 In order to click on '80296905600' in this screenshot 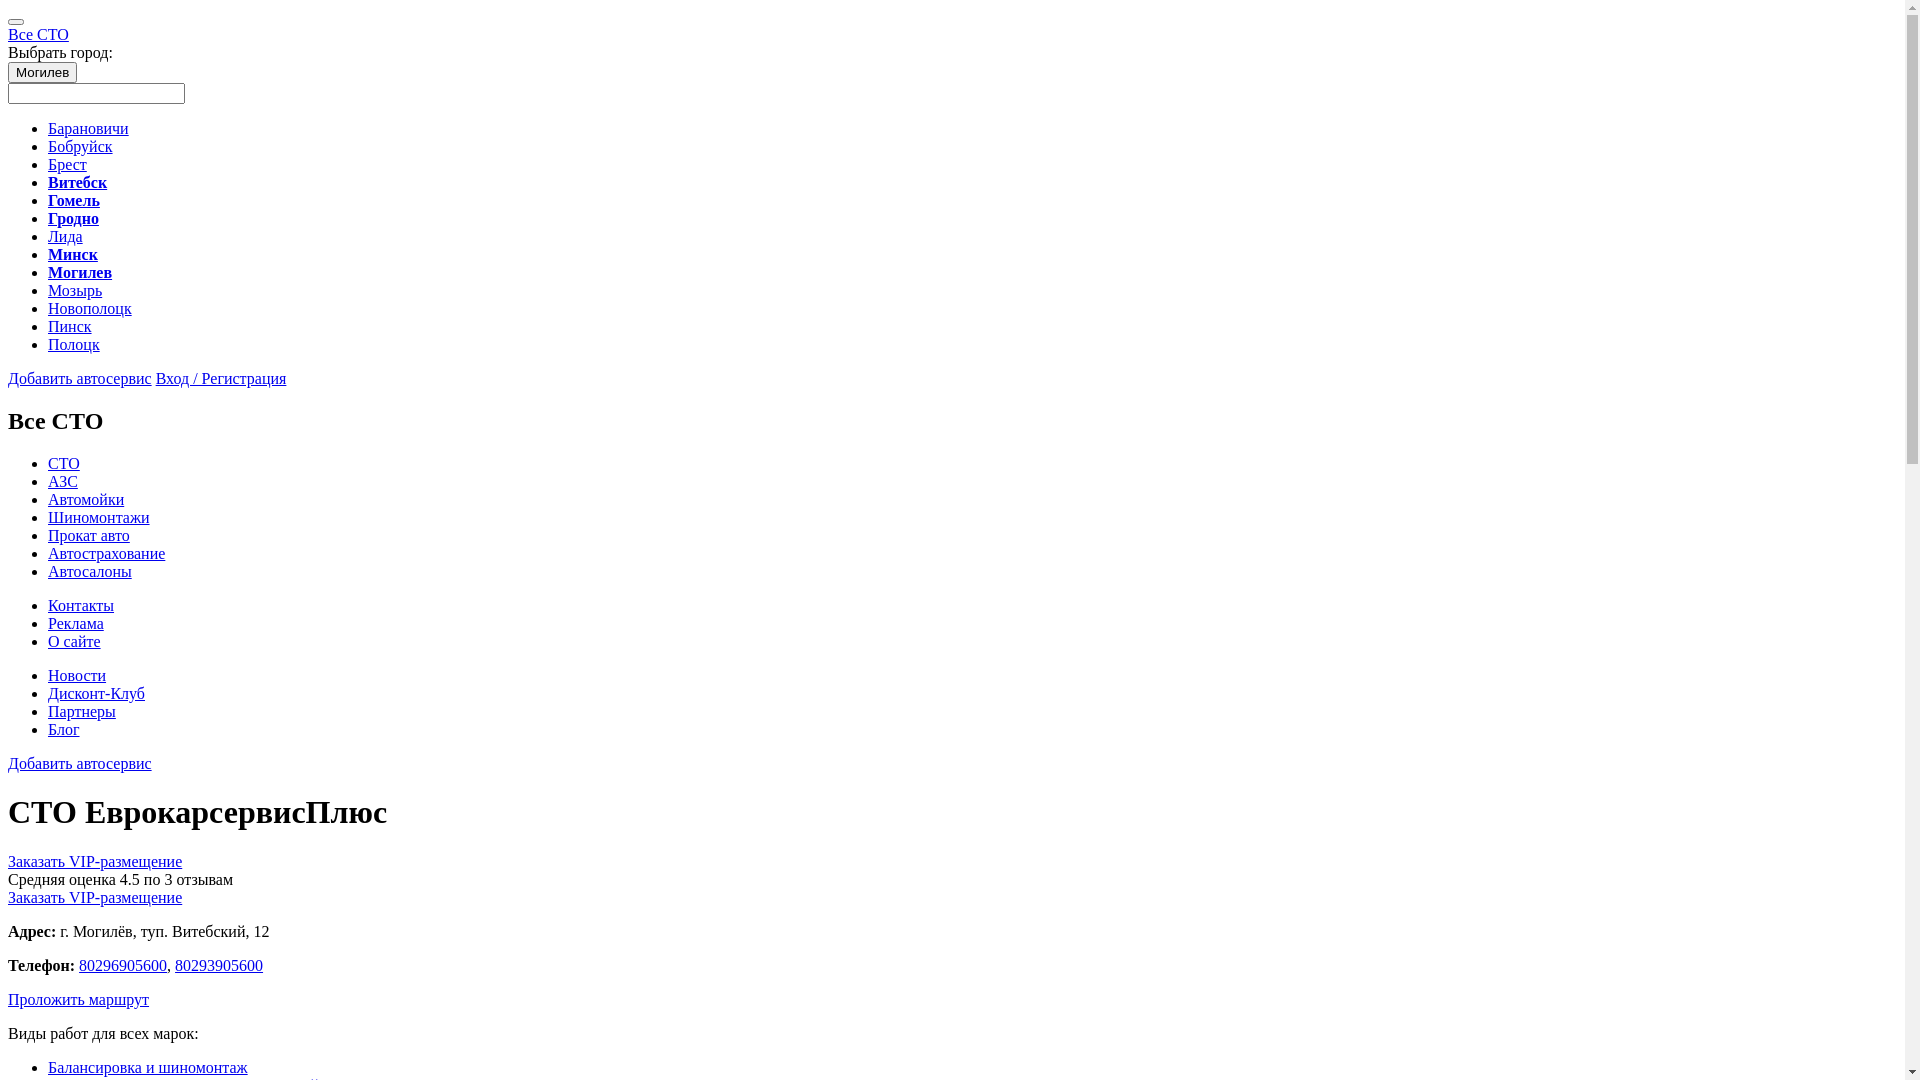, I will do `click(122, 964)`.